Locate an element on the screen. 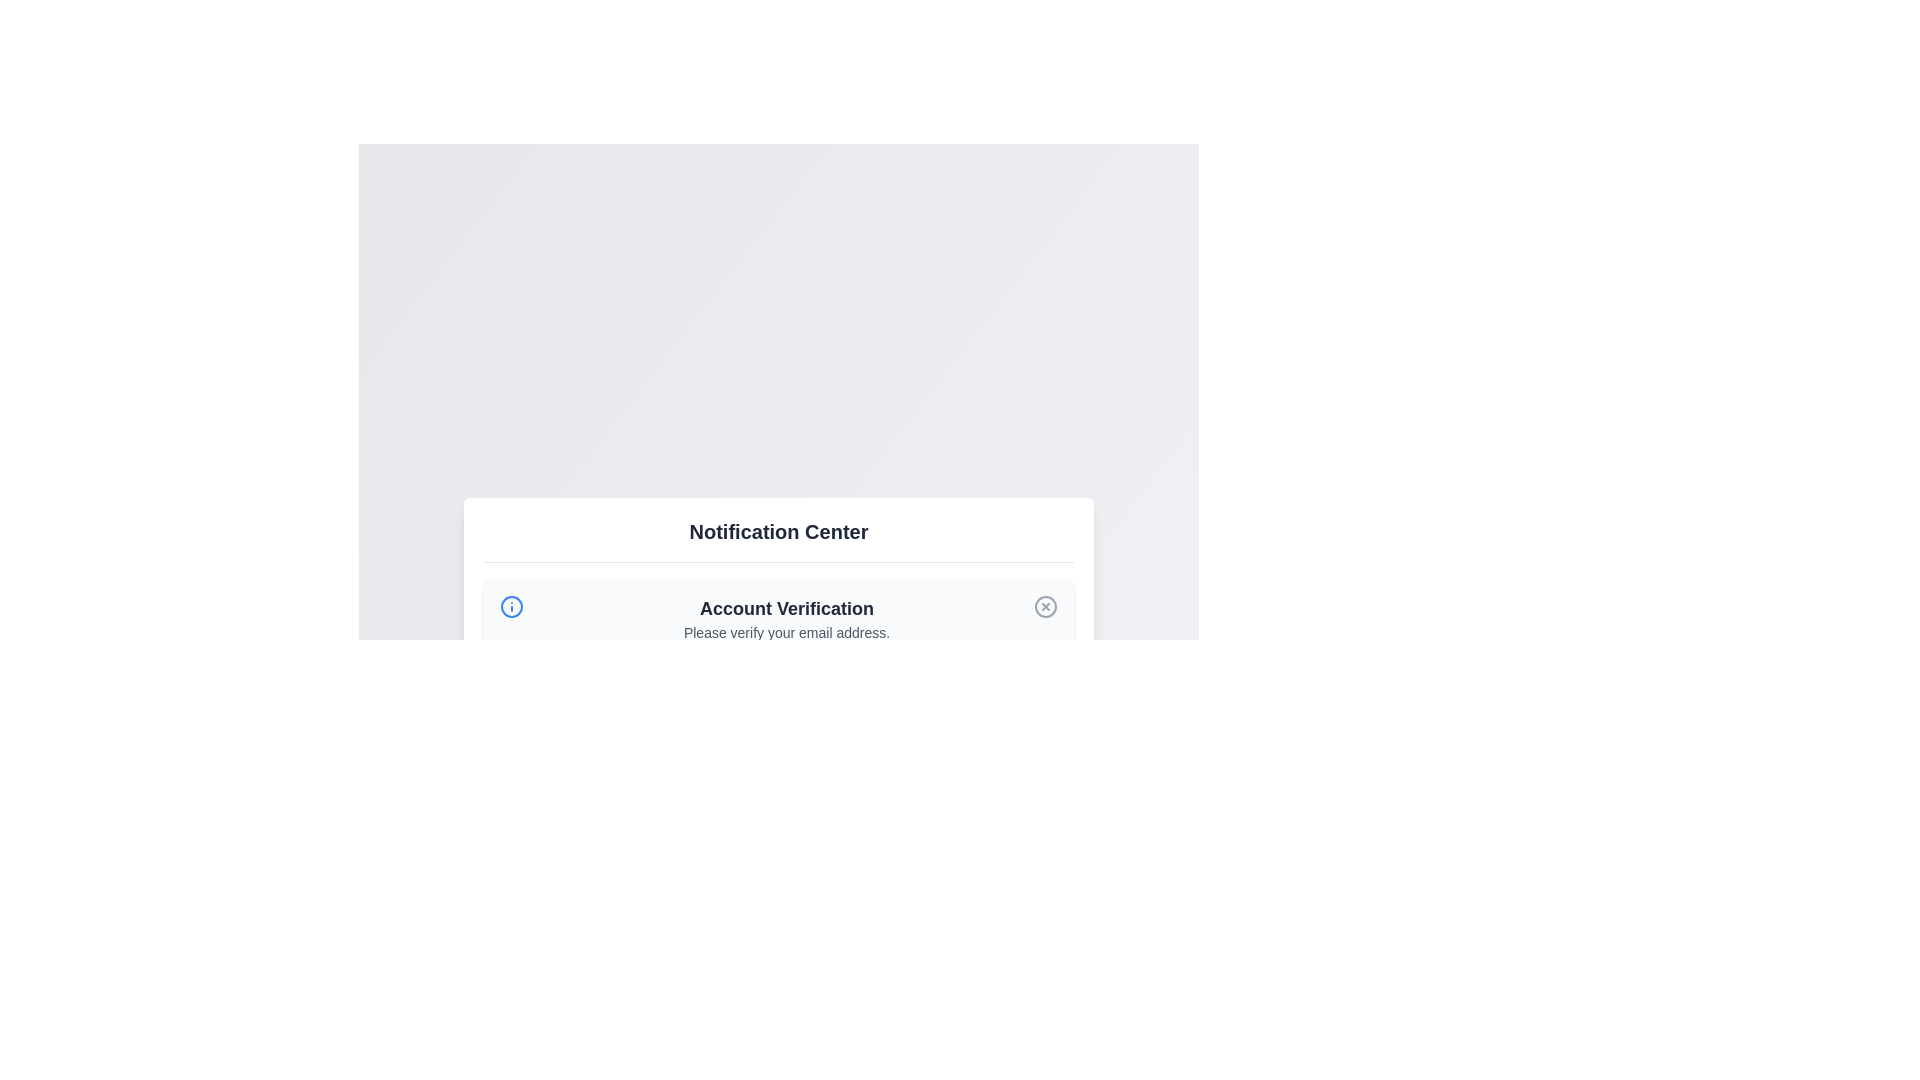 Image resolution: width=1920 pixels, height=1080 pixels. the circular information icon with a blue outline located at the top-left corner of the notification card, adjacent to the 'Account Verification' text, as a static visual indicator is located at coordinates (512, 604).